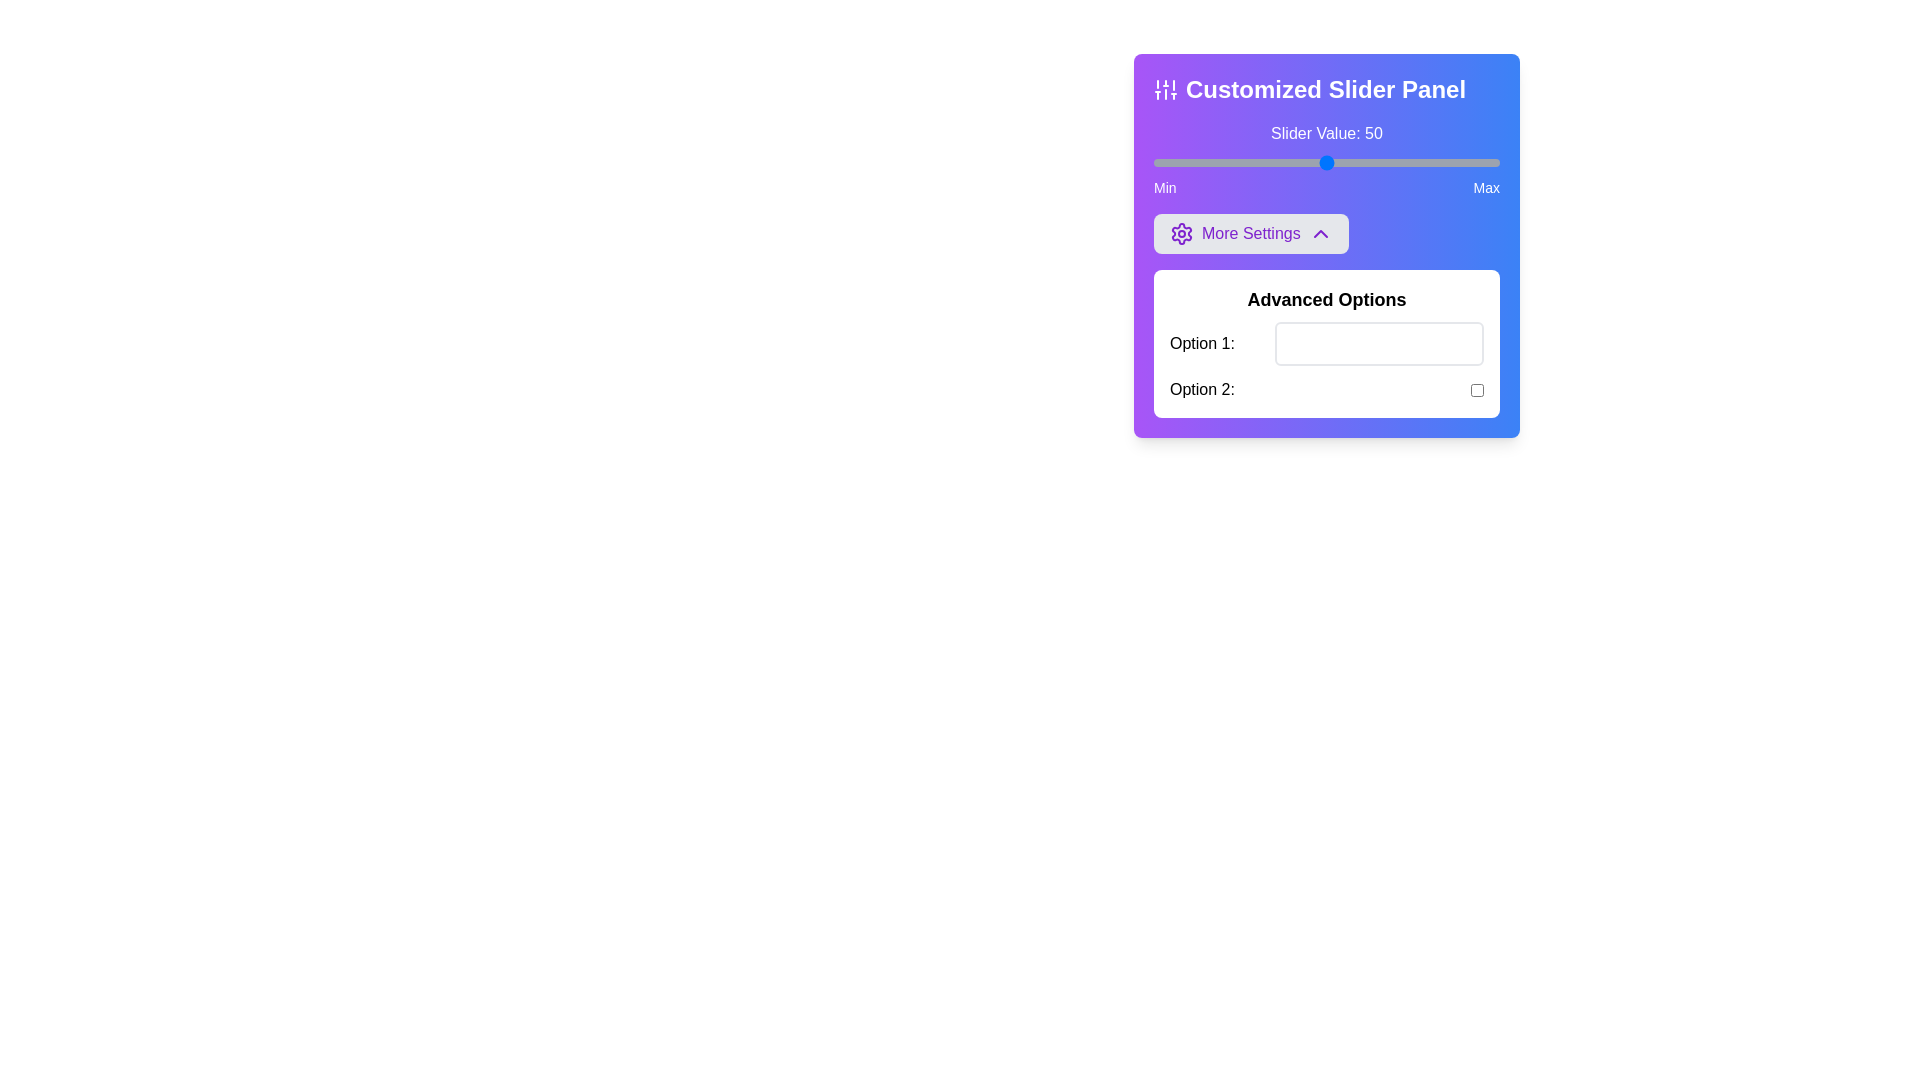  I want to click on the slider's value, so click(1354, 161).